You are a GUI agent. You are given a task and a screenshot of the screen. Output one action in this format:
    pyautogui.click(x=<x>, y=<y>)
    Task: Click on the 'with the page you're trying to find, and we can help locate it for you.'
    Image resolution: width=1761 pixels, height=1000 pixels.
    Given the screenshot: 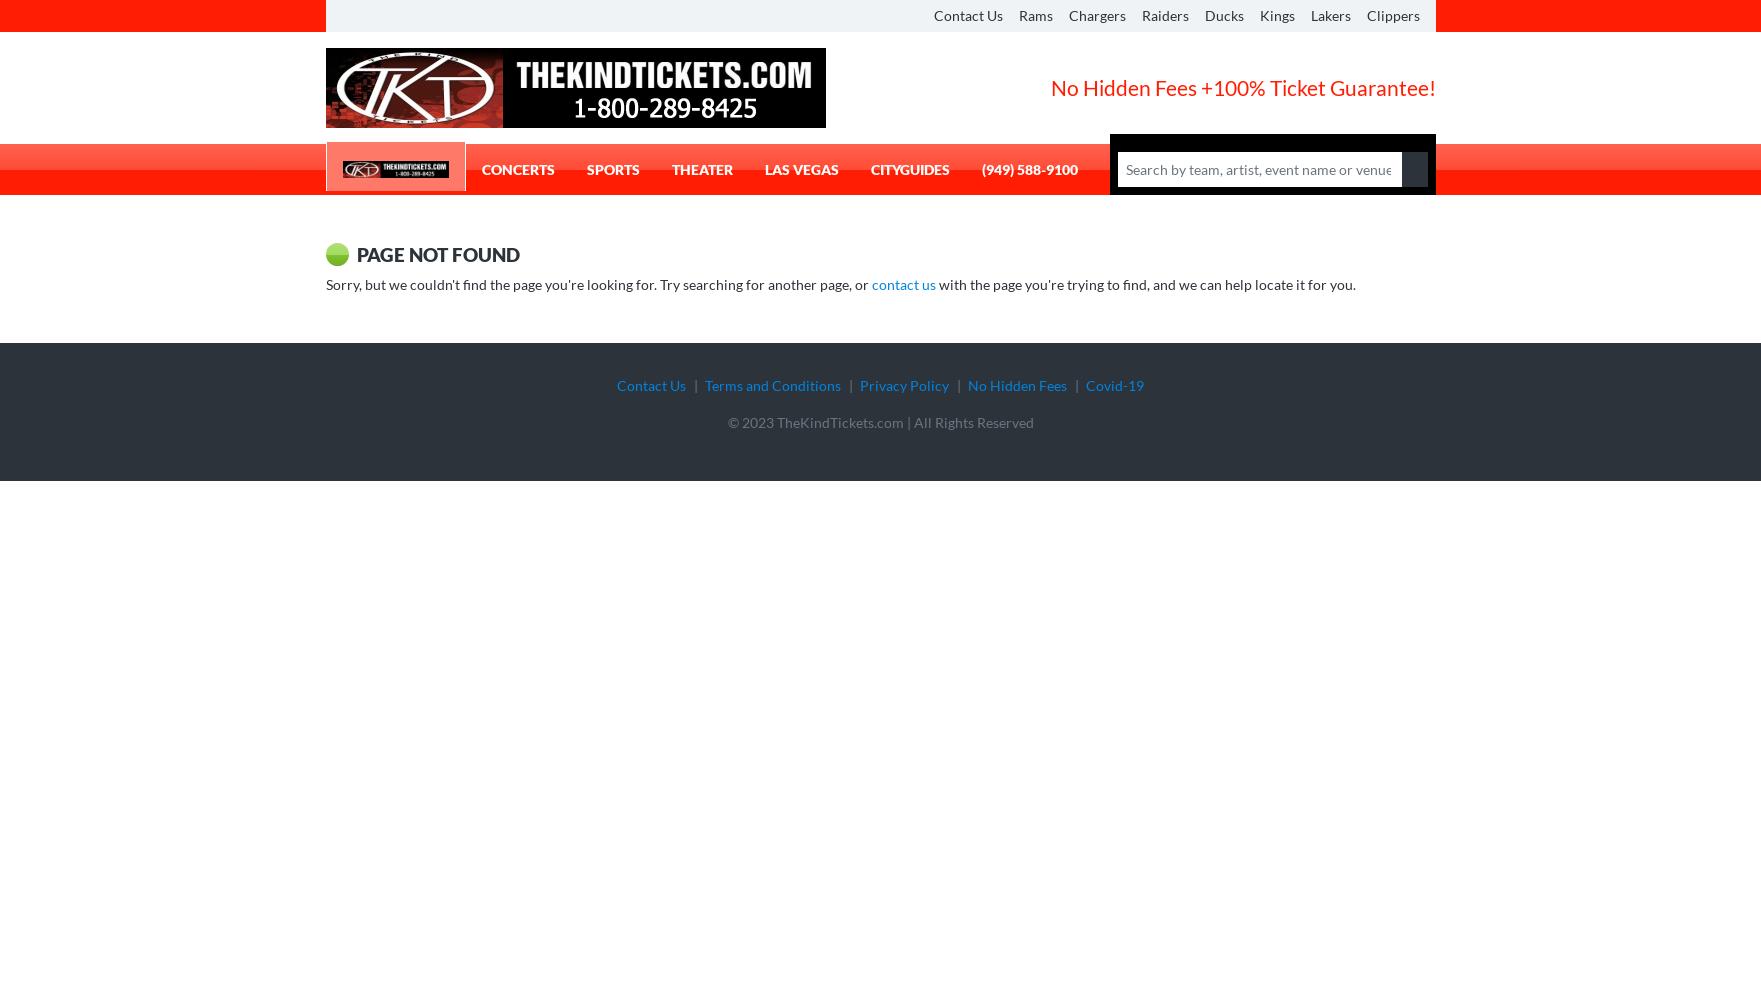 What is the action you would take?
    pyautogui.click(x=1144, y=283)
    